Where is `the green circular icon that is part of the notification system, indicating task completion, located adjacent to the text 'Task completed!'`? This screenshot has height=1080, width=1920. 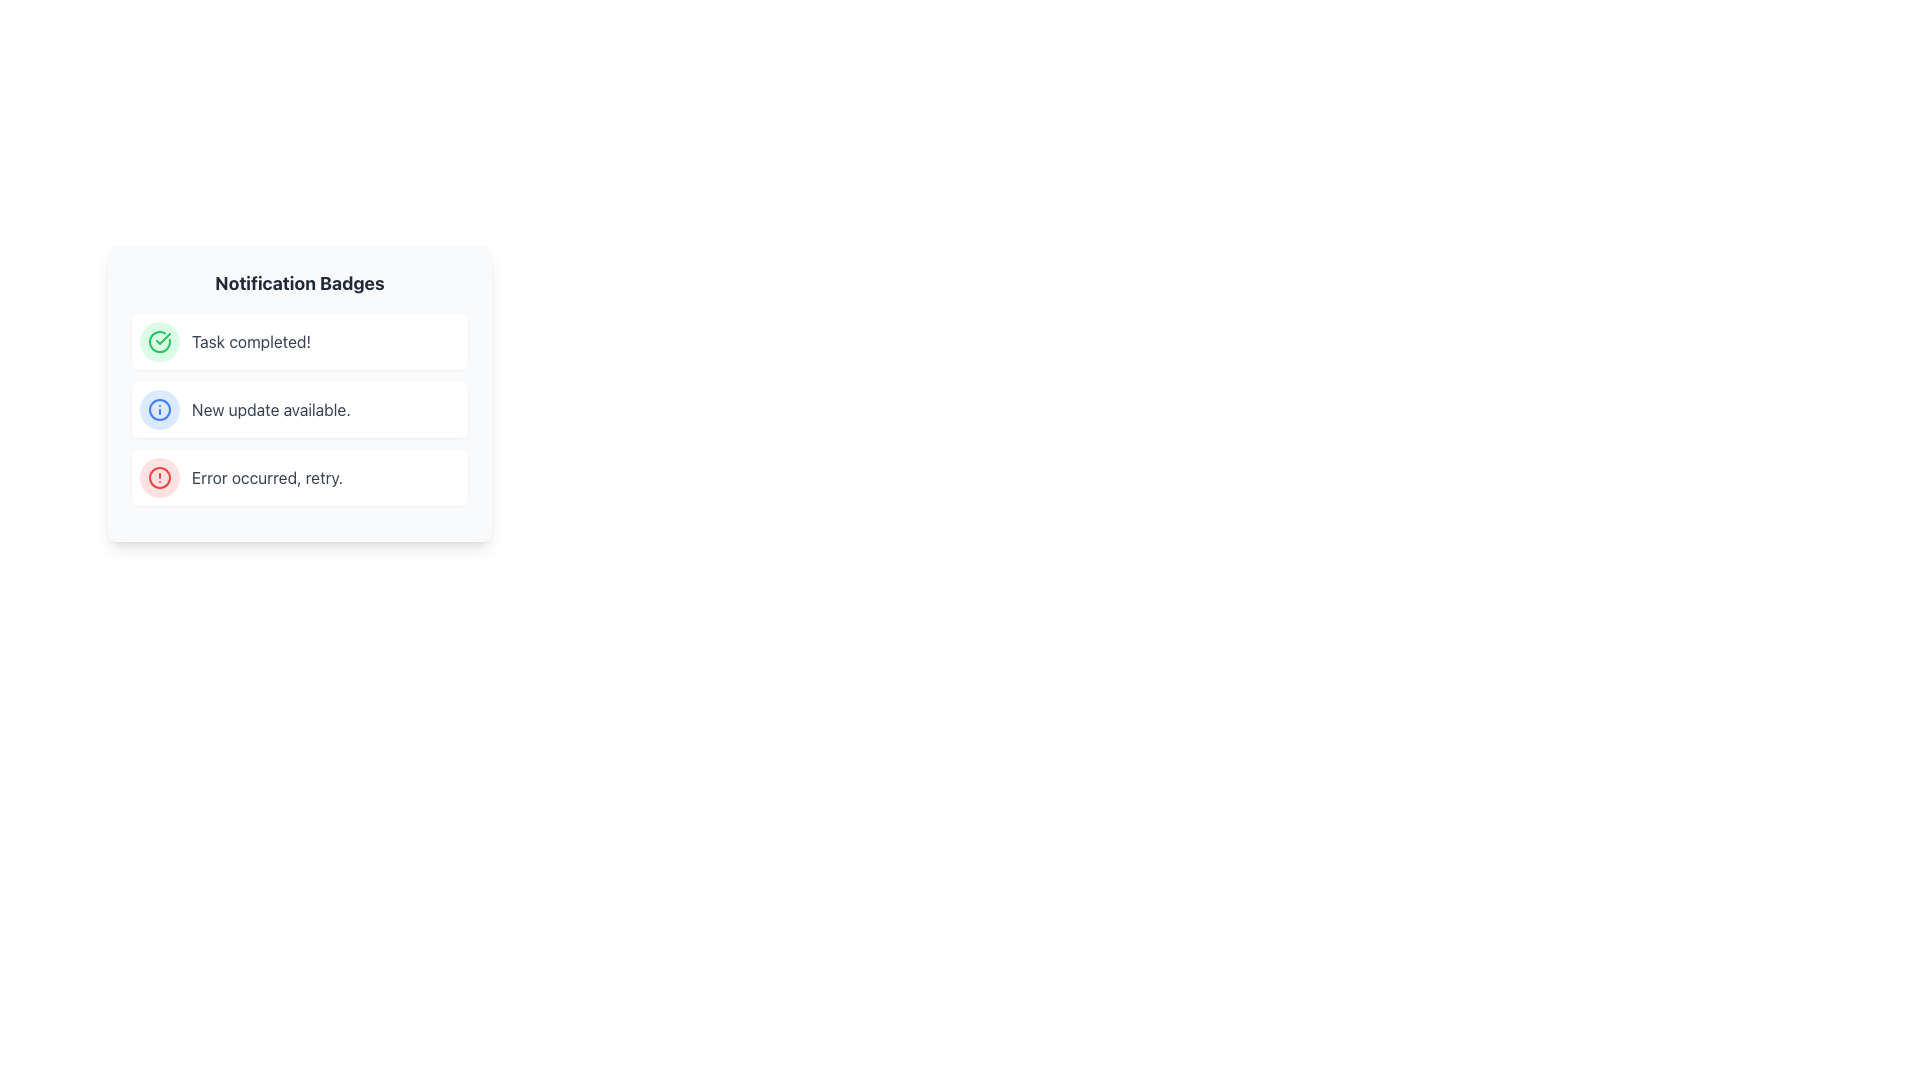
the green circular icon that is part of the notification system, indicating task completion, located adjacent to the text 'Task completed!' is located at coordinates (158, 341).